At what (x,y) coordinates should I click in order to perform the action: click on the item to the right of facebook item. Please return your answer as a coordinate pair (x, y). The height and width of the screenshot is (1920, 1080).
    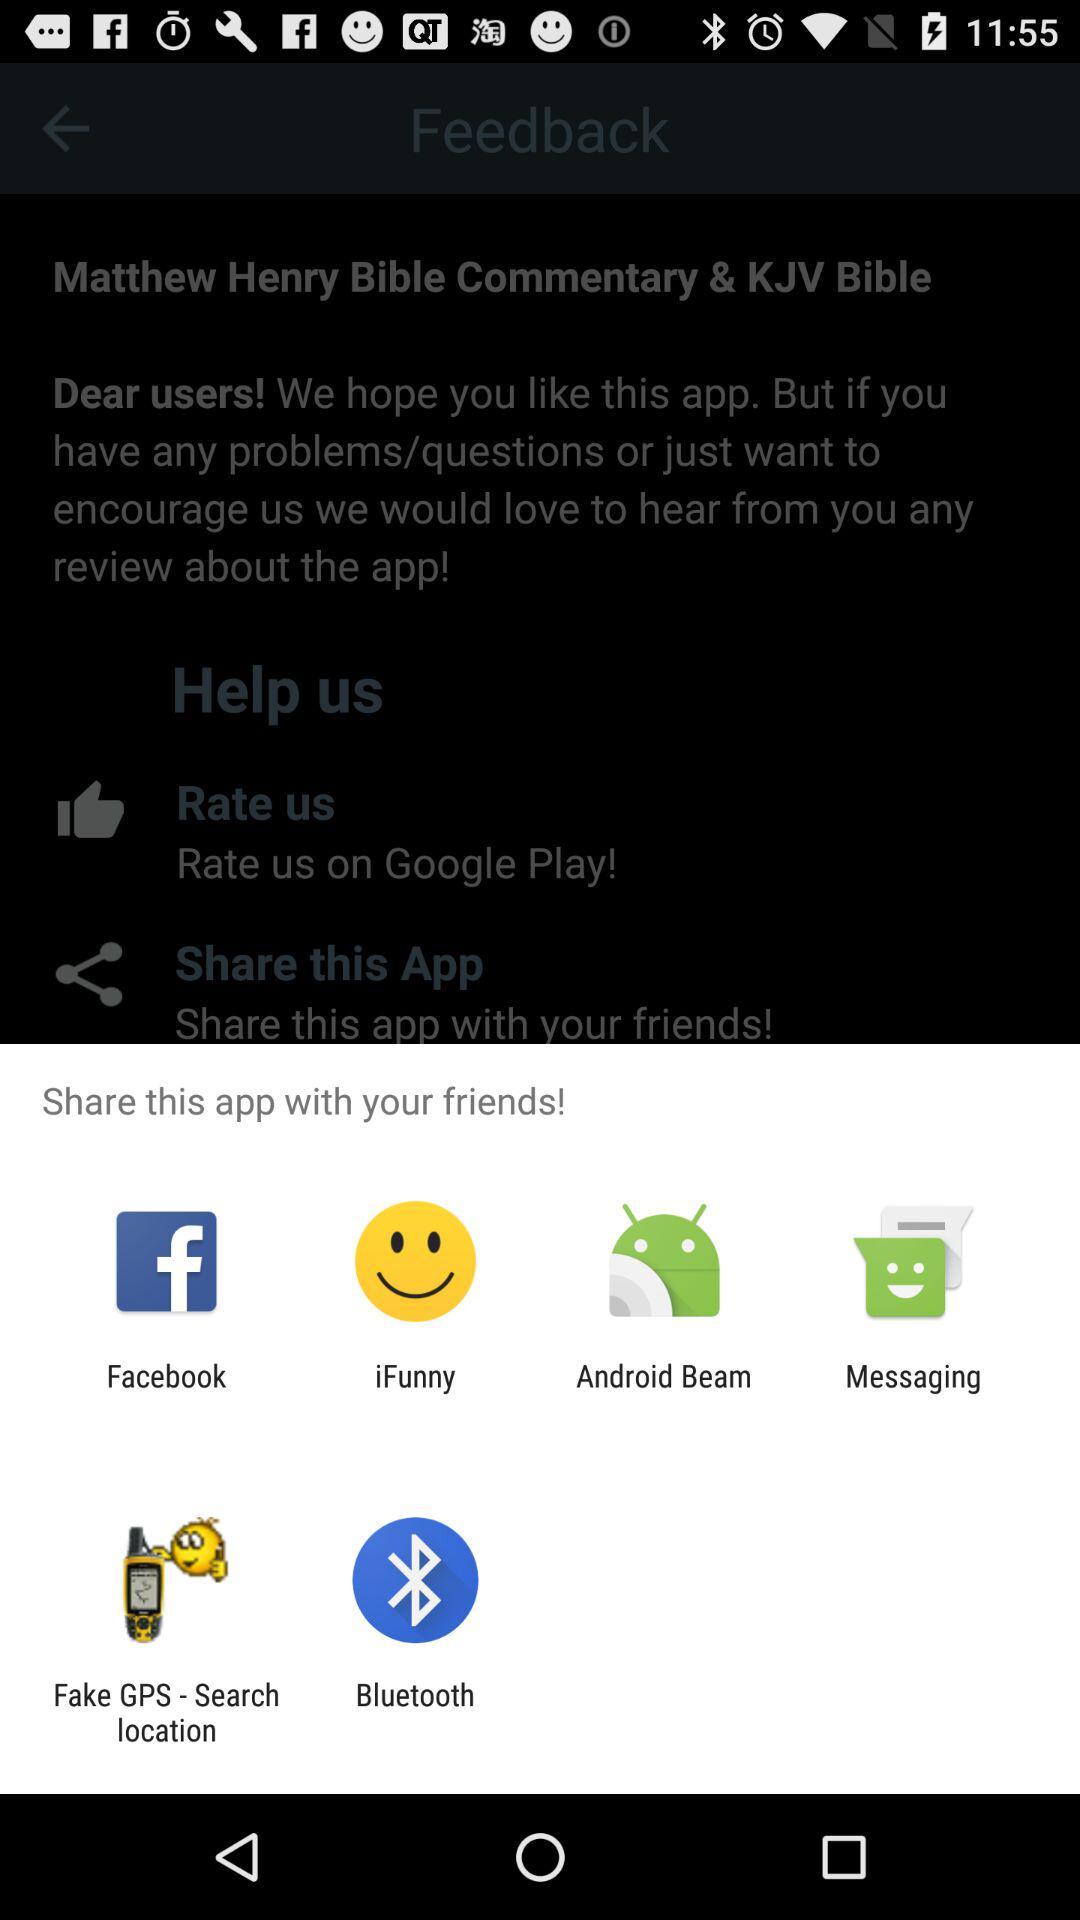
    Looking at the image, I should click on (414, 1392).